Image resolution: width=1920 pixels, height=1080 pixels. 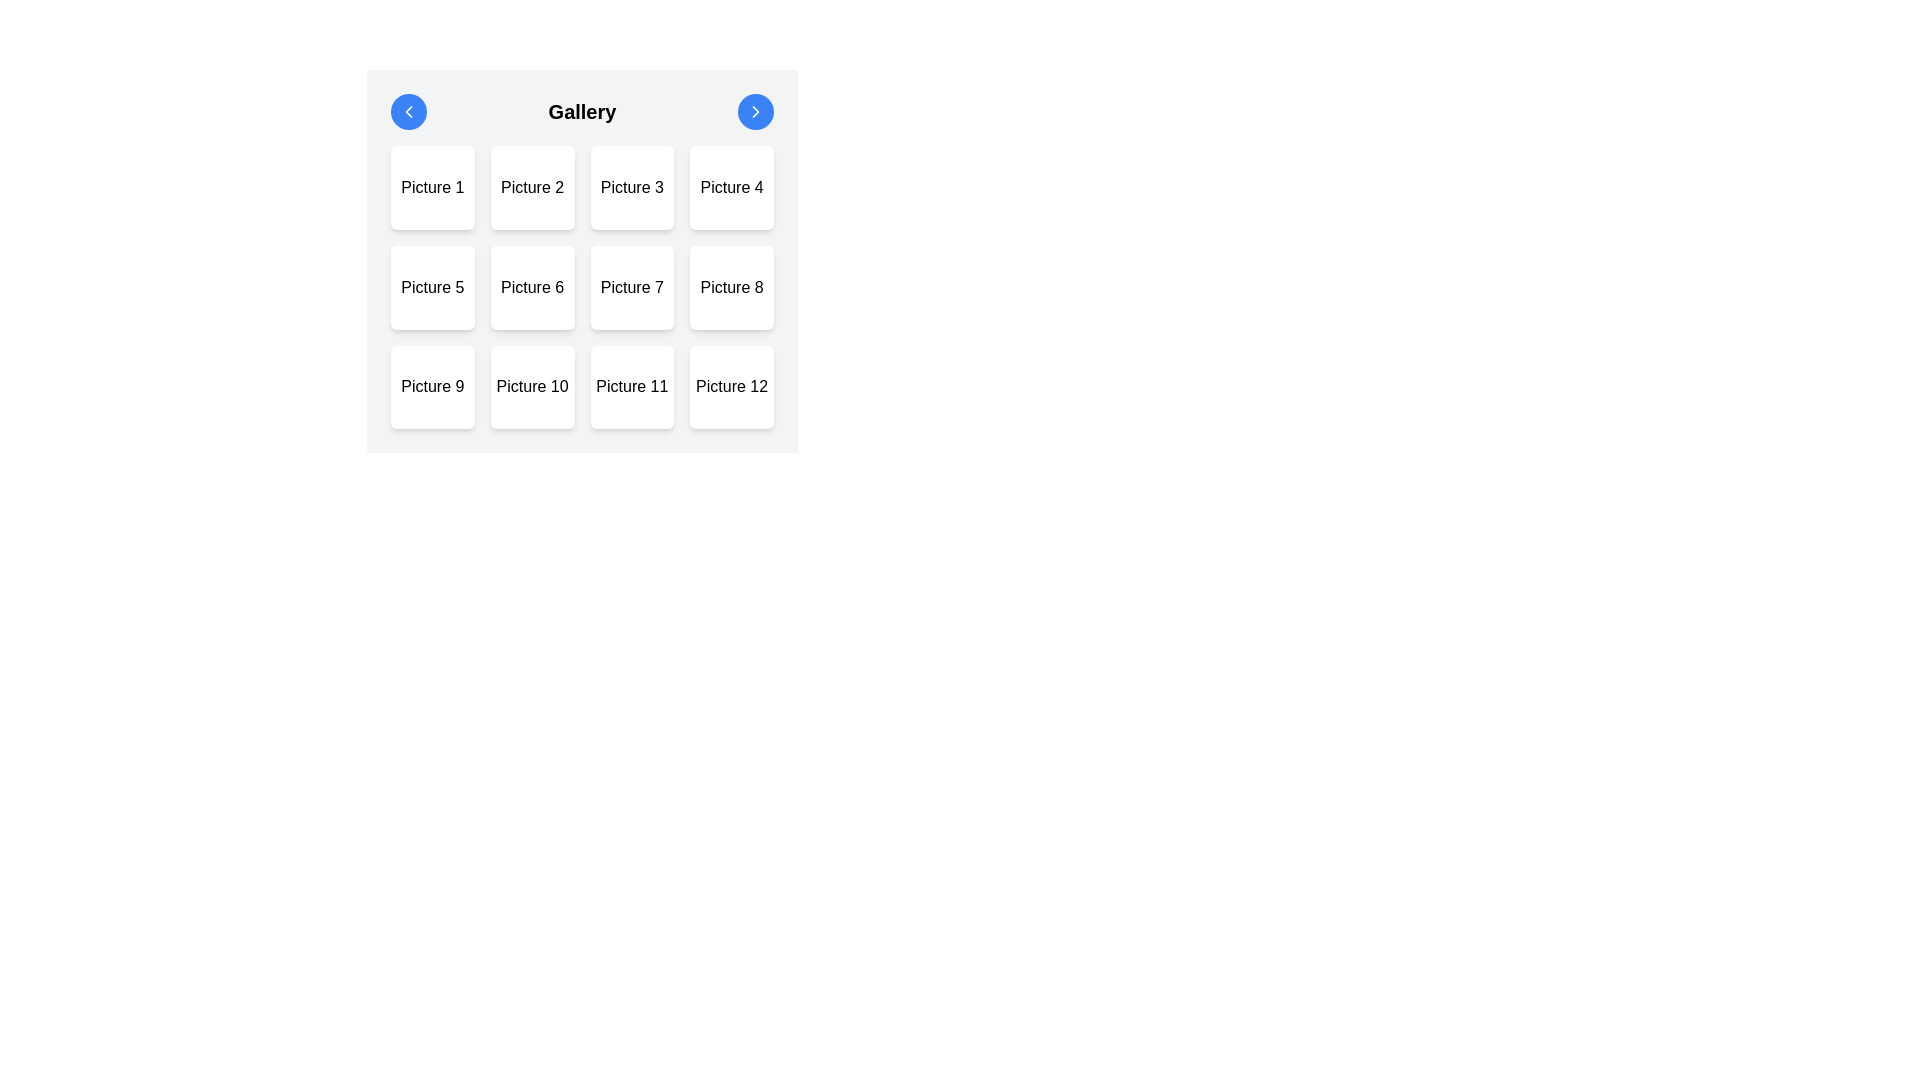 I want to click on the static text or image placeholder labeled 'Picture 11', which is the eleventh item in a grid of 12 square cells arranged in 4 columns and 3 rows, so click(x=631, y=387).